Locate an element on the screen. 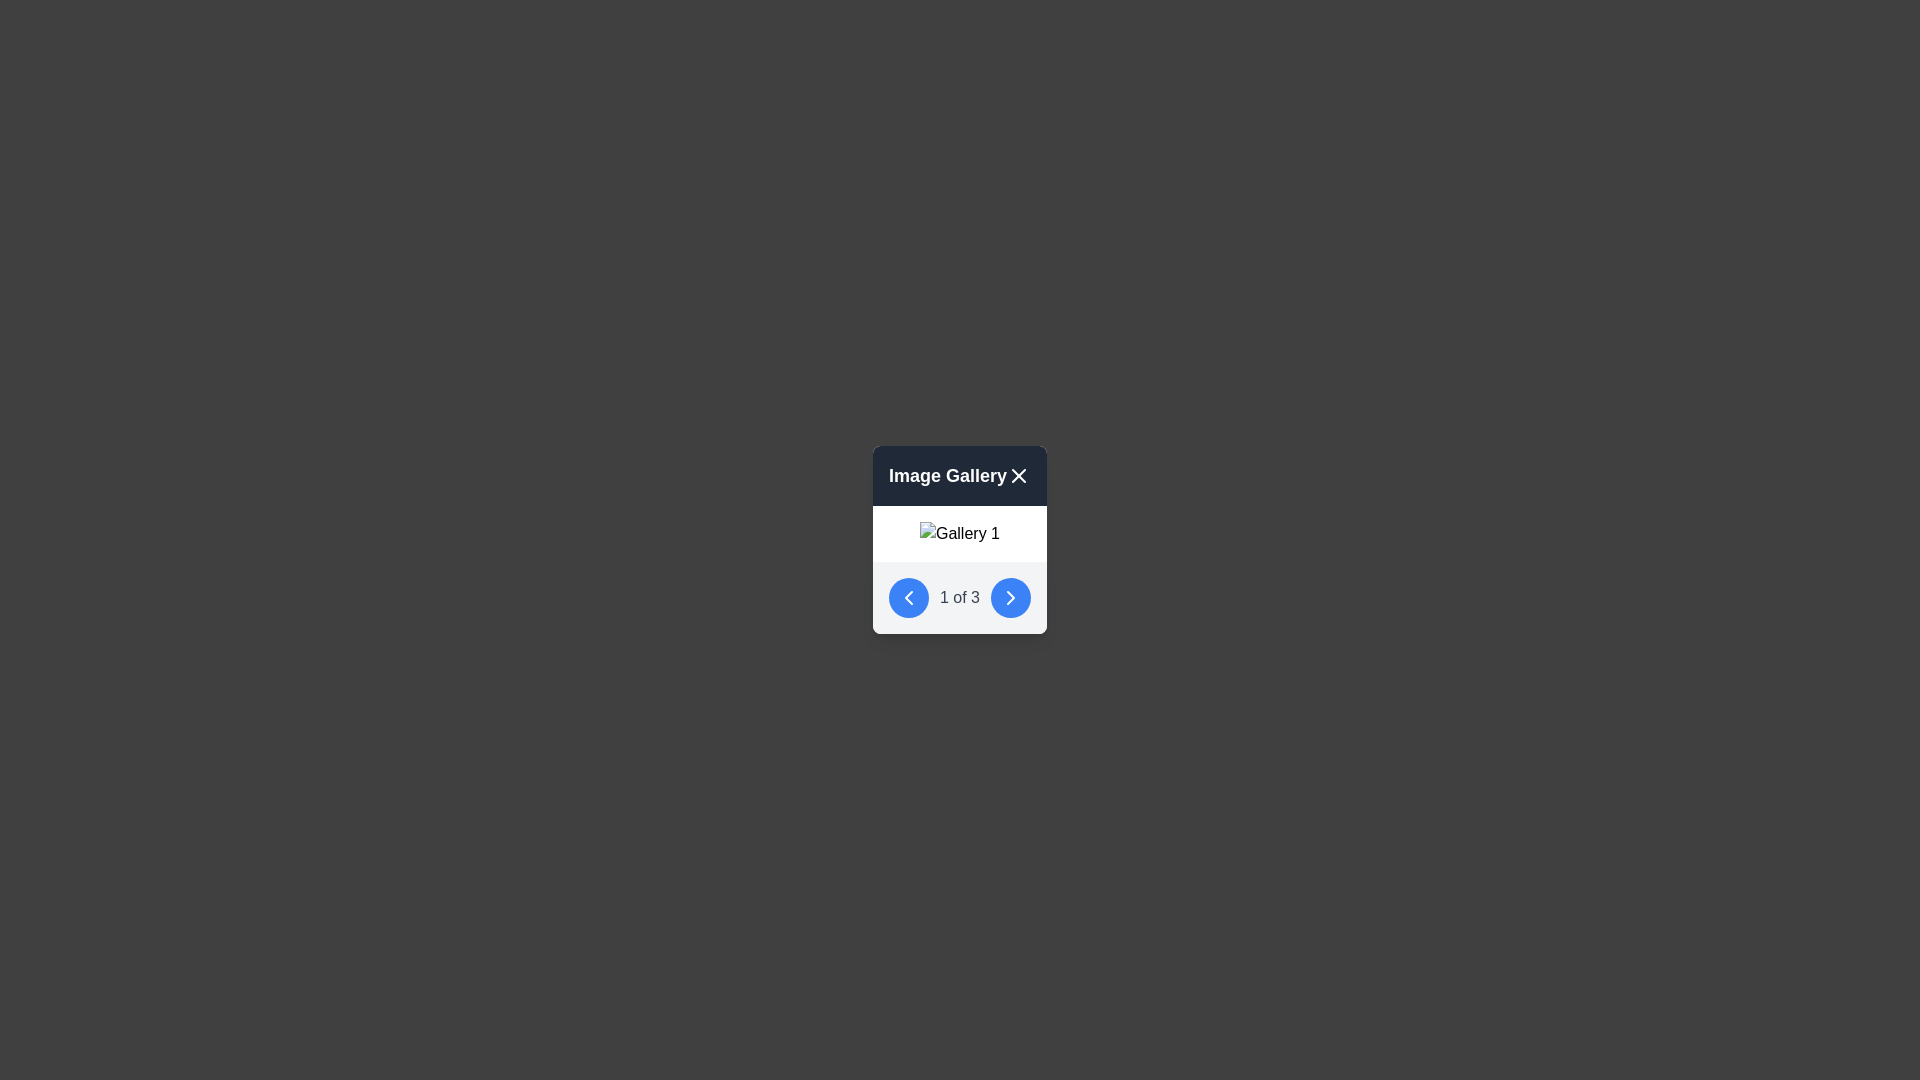  the blue circular button with a white chevron icon pointing to the left, located on the left side of the navigation section is located at coordinates (907, 596).